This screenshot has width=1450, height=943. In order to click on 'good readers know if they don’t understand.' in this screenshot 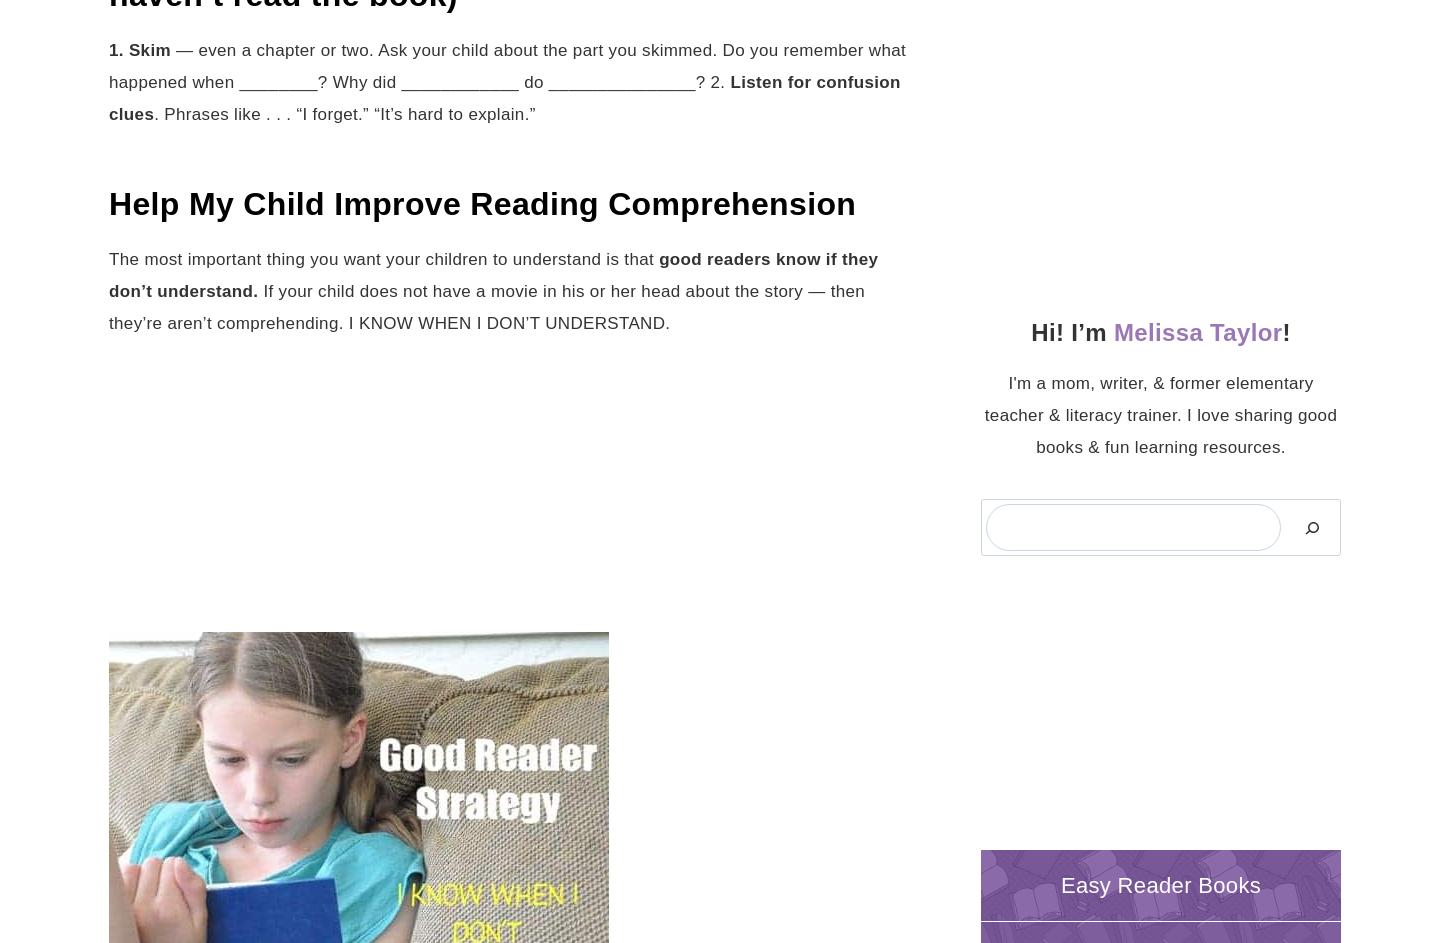, I will do `click(109, 273)`.